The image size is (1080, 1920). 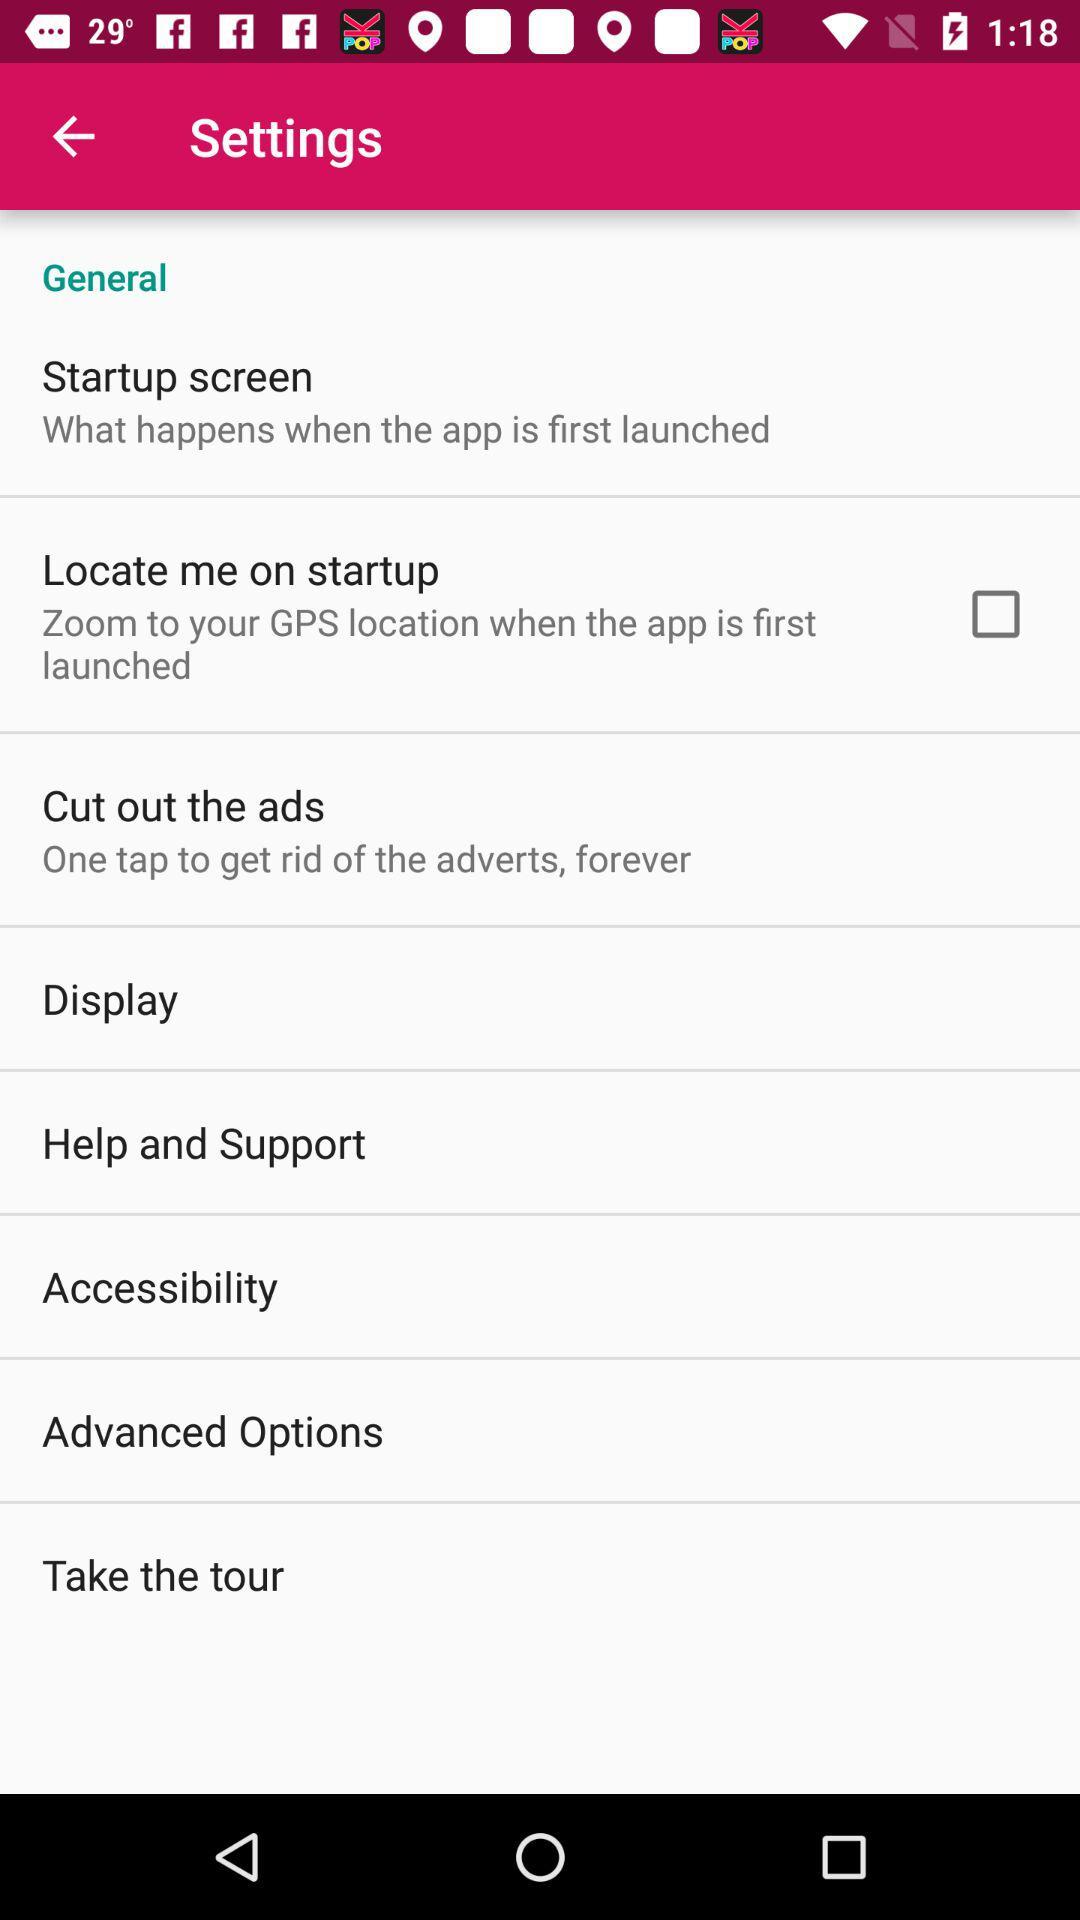 What do you see at coordinates (405, 427) in the screenshot?
I see `the what happens when icon` at bounding box center [405, 427].